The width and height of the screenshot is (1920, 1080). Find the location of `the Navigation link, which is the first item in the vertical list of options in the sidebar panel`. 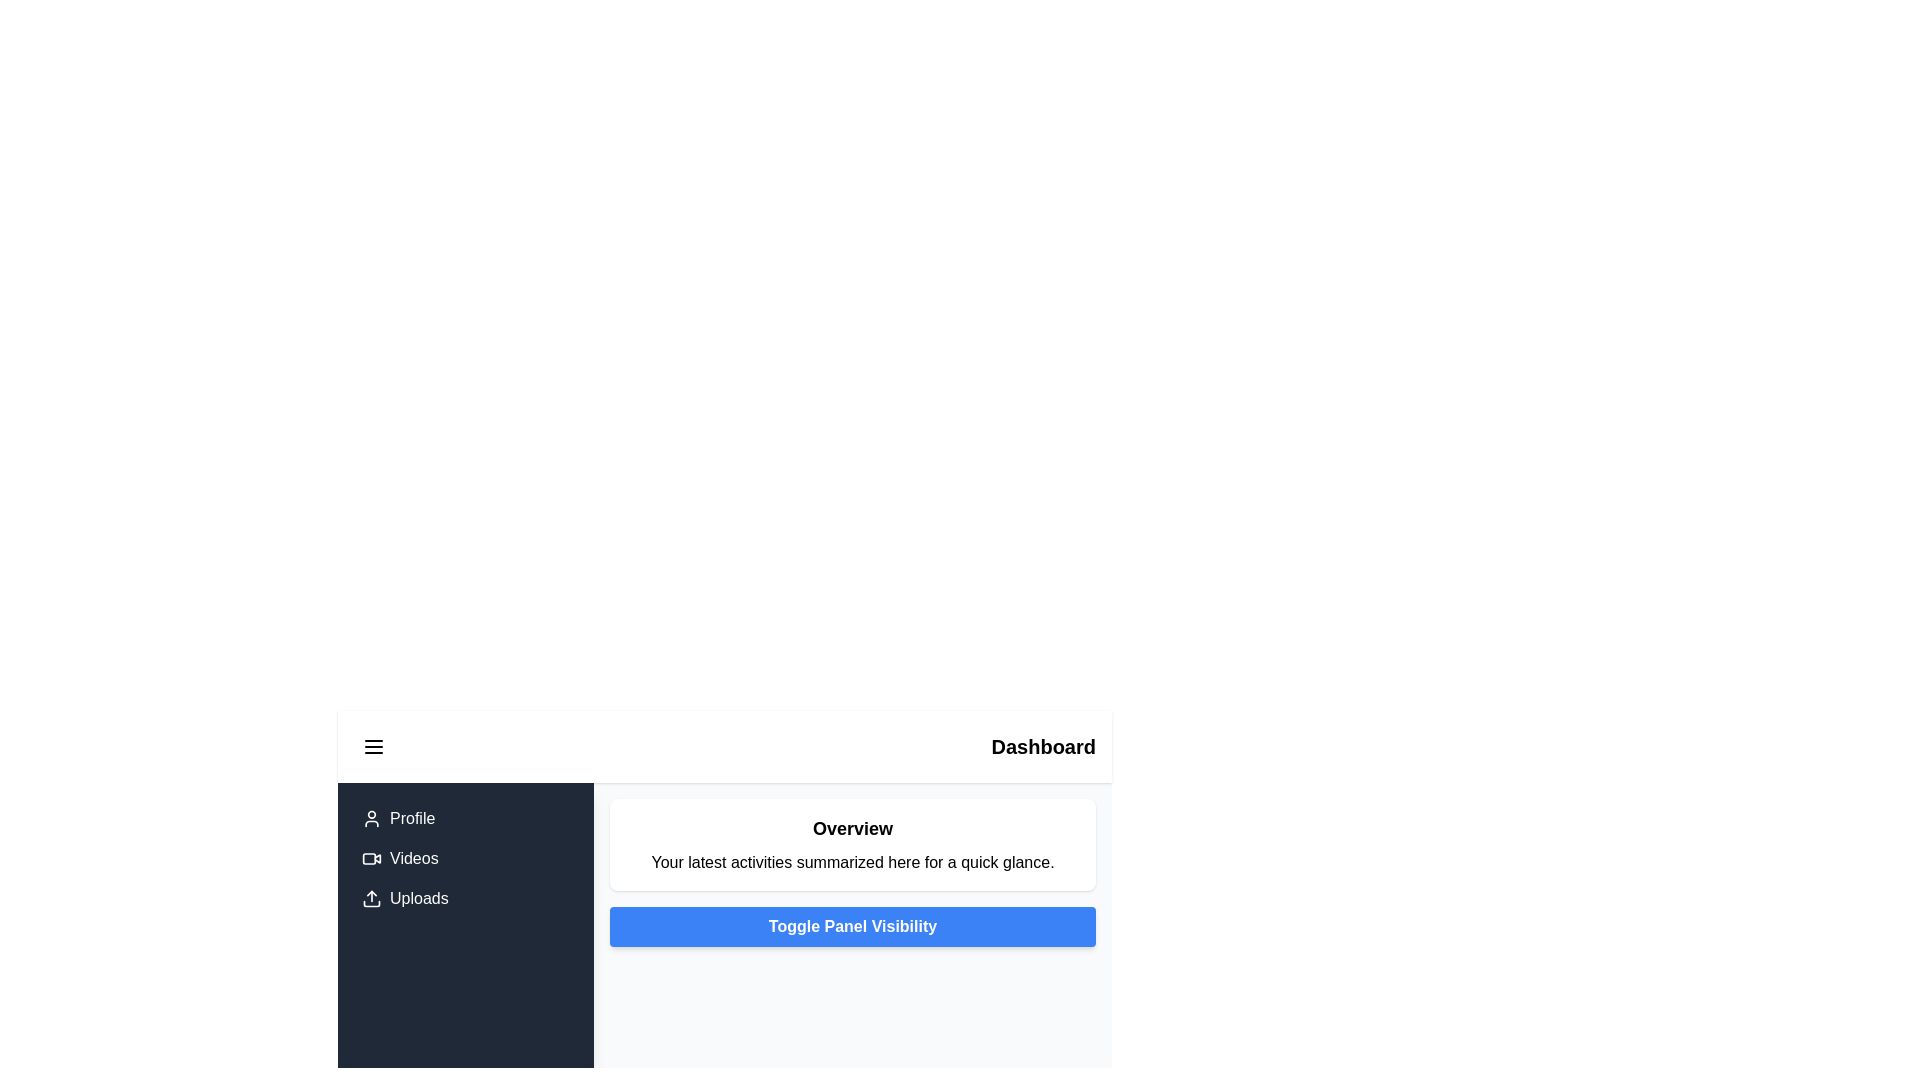

the Navigation link, which is the first item in the vertical list of options in the sidebar panel is located at coordinates (464, 818).